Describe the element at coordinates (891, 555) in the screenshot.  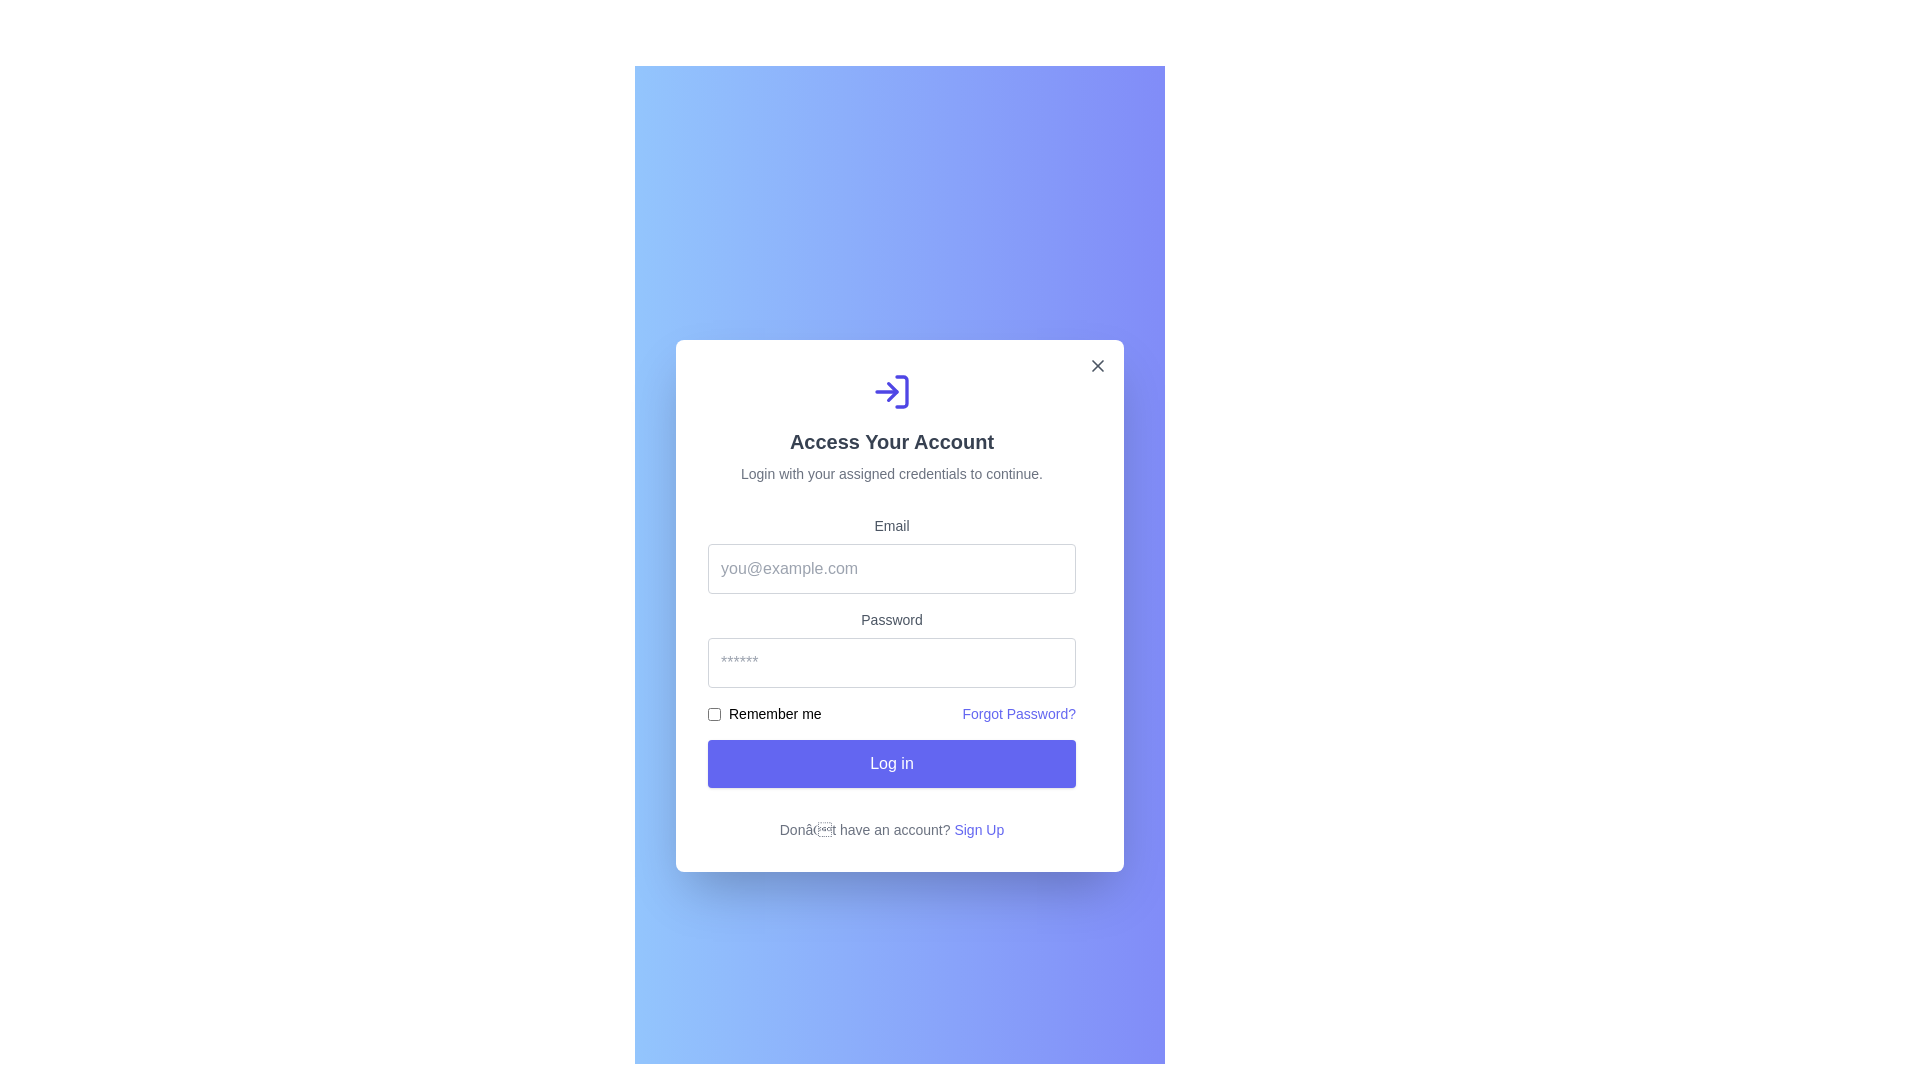
I see `the input field labeled 'Email' which is styled with a light border and rounded corners` at that location.